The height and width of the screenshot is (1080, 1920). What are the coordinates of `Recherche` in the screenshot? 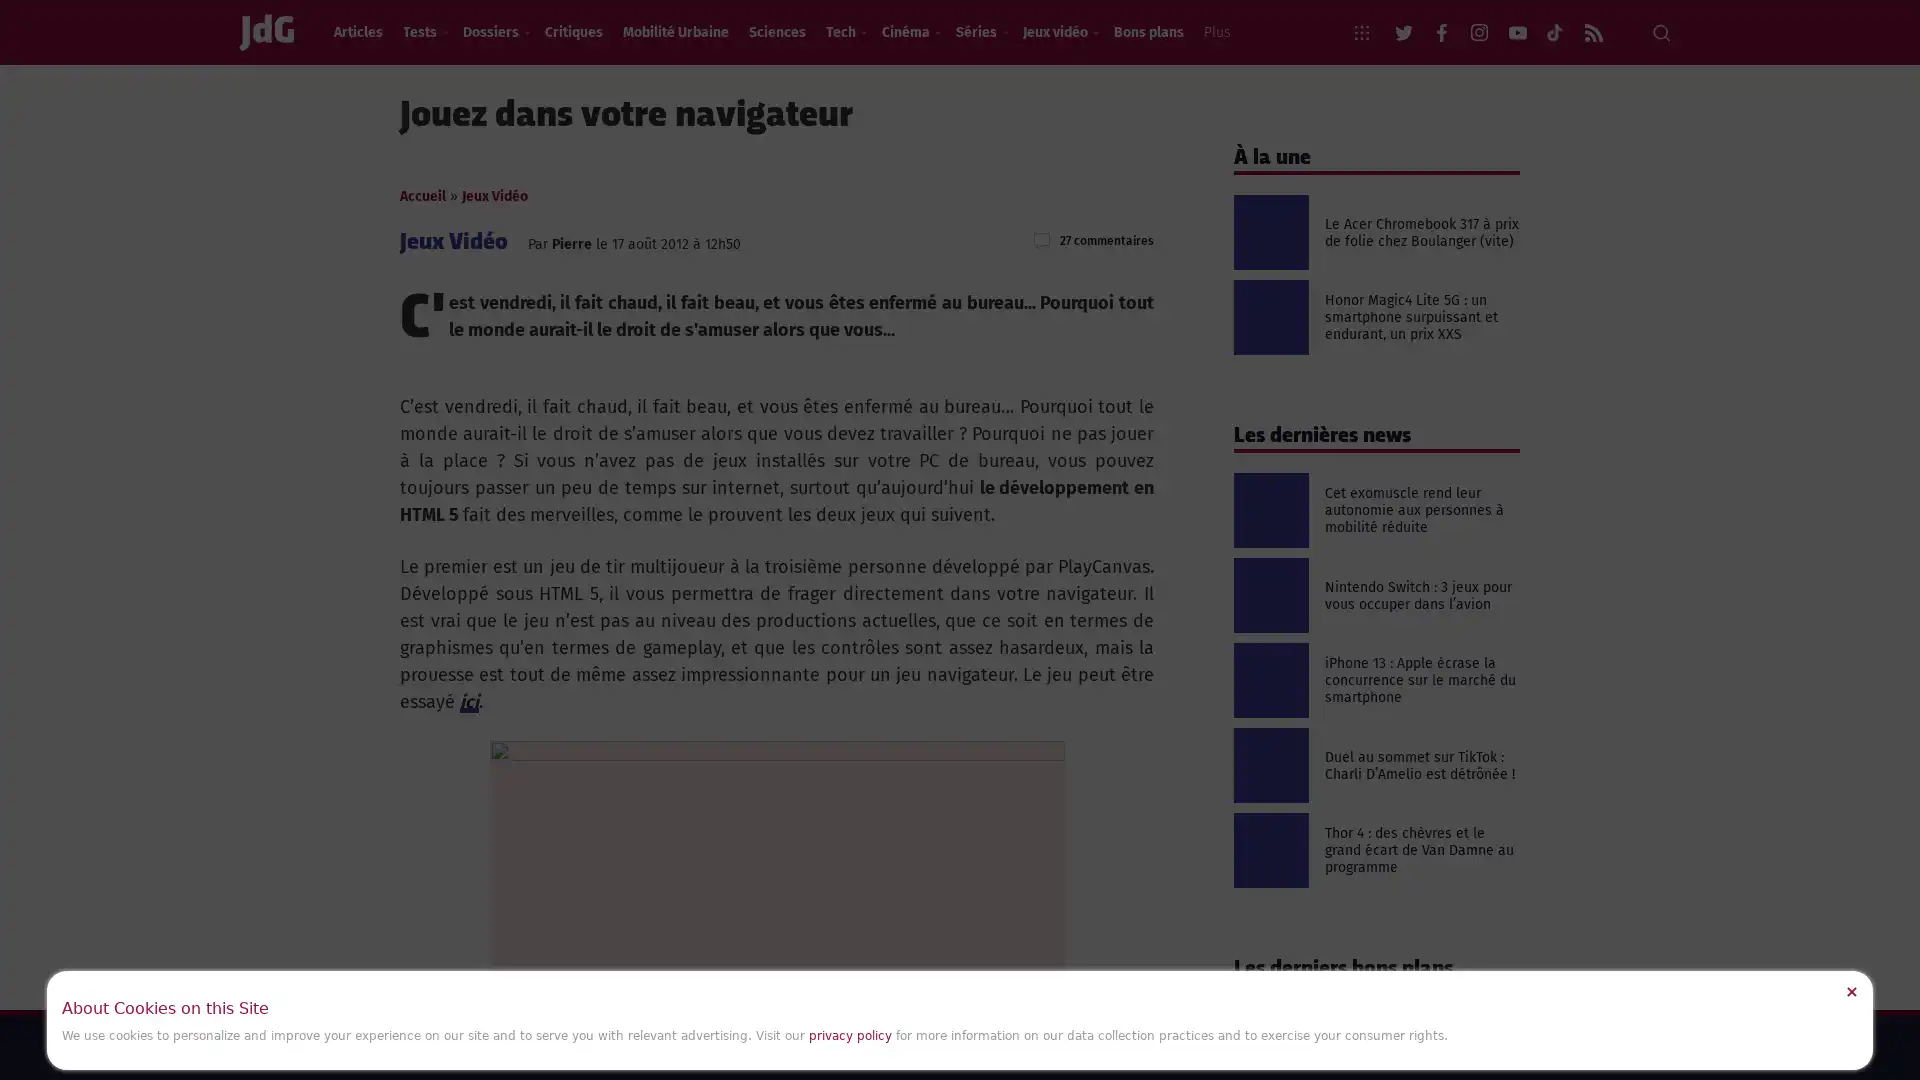 It's located at (1661, 31).